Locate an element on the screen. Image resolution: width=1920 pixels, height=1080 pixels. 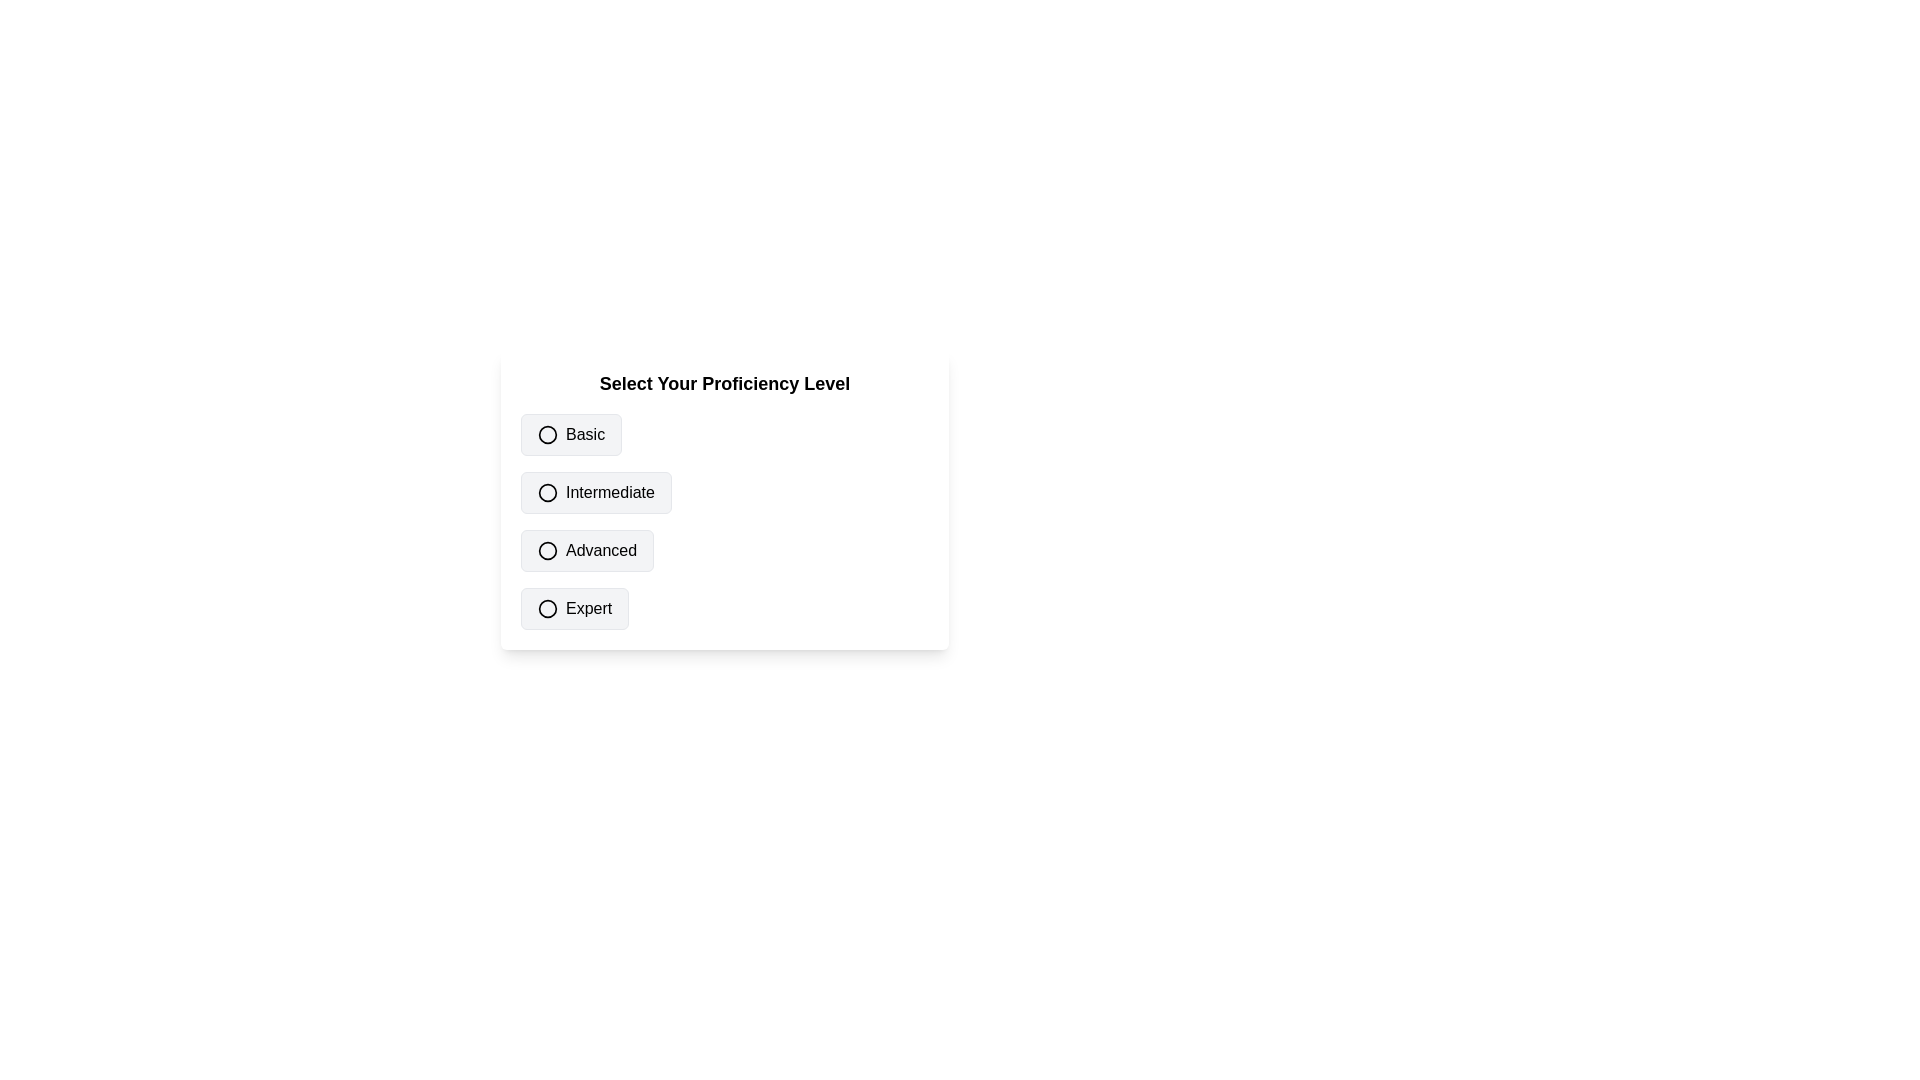
the header text 'Select Your Proficiency Level' which is styled in a large, bold font at the top of the selection interface is located at coordinates (723, 384).